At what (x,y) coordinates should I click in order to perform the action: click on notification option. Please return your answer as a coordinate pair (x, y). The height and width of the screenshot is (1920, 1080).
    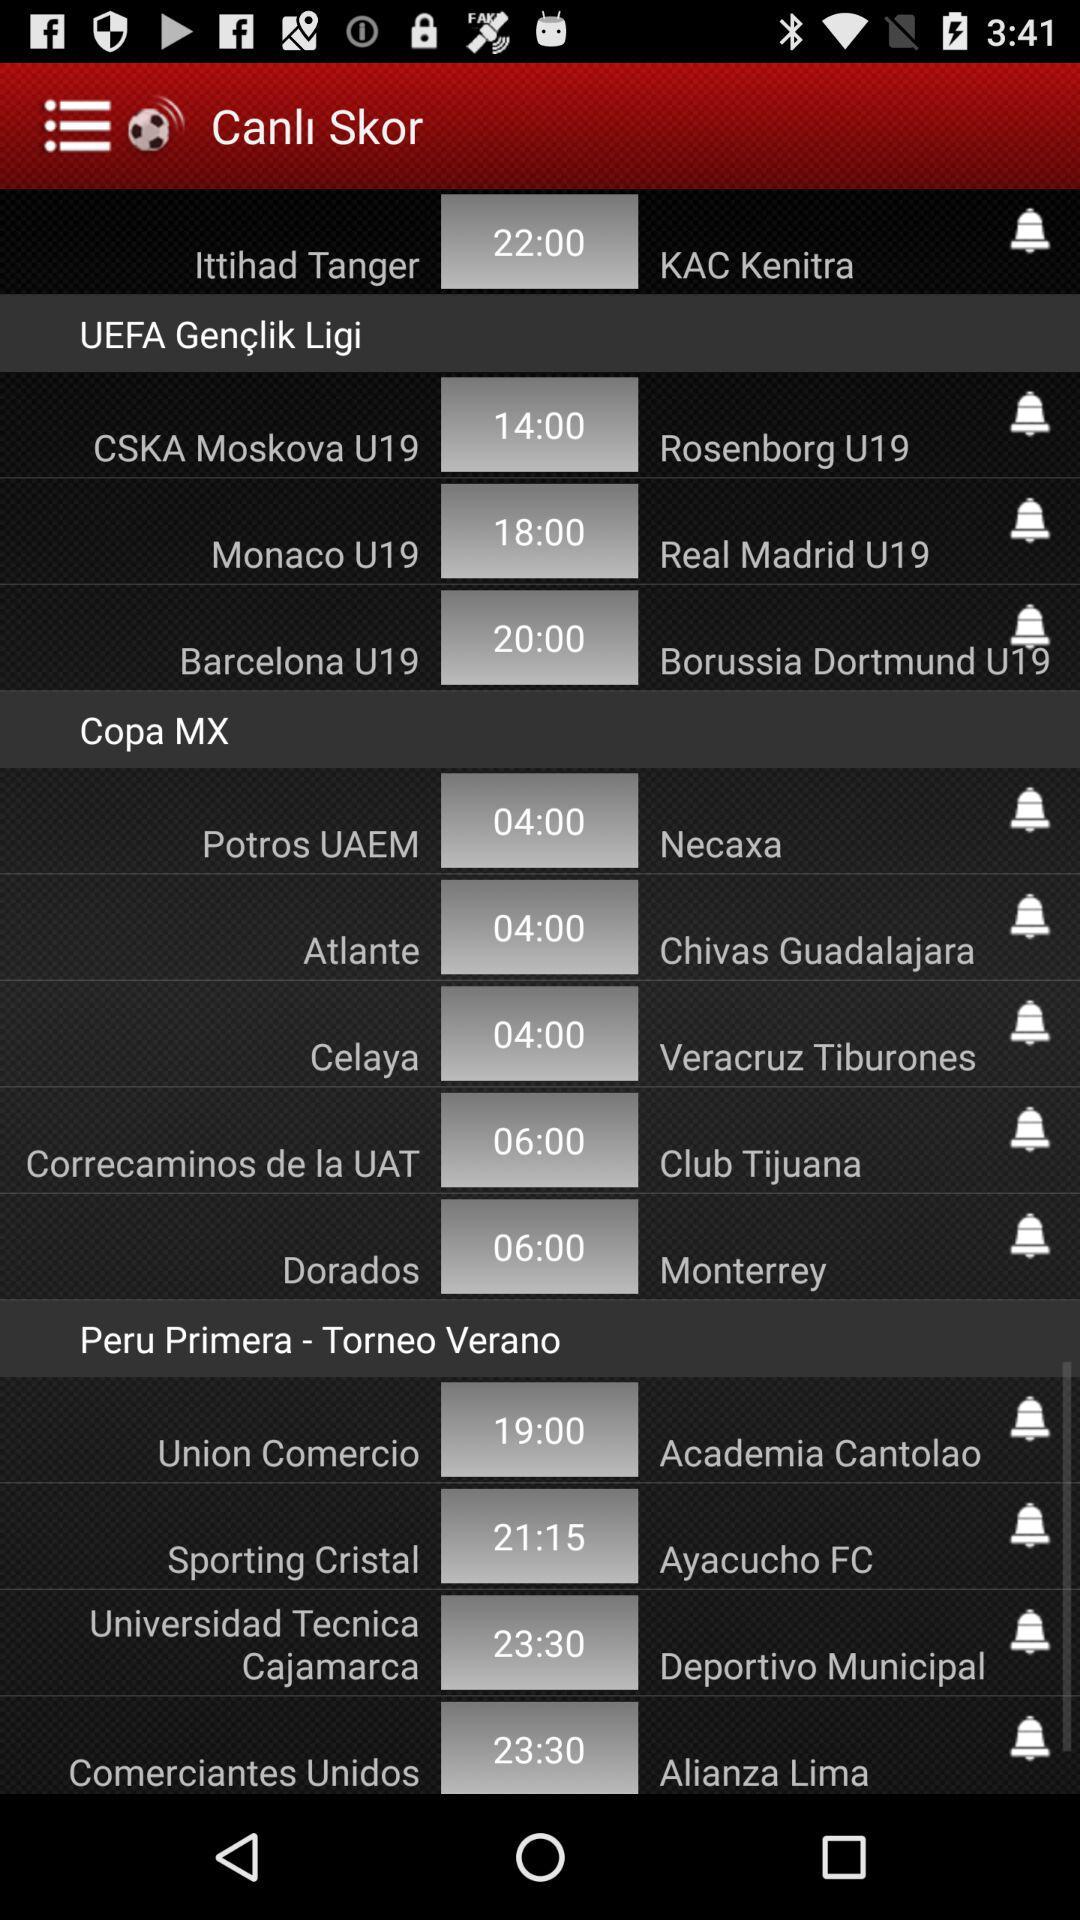
    Looking at the image, I should click on (1029, 520).